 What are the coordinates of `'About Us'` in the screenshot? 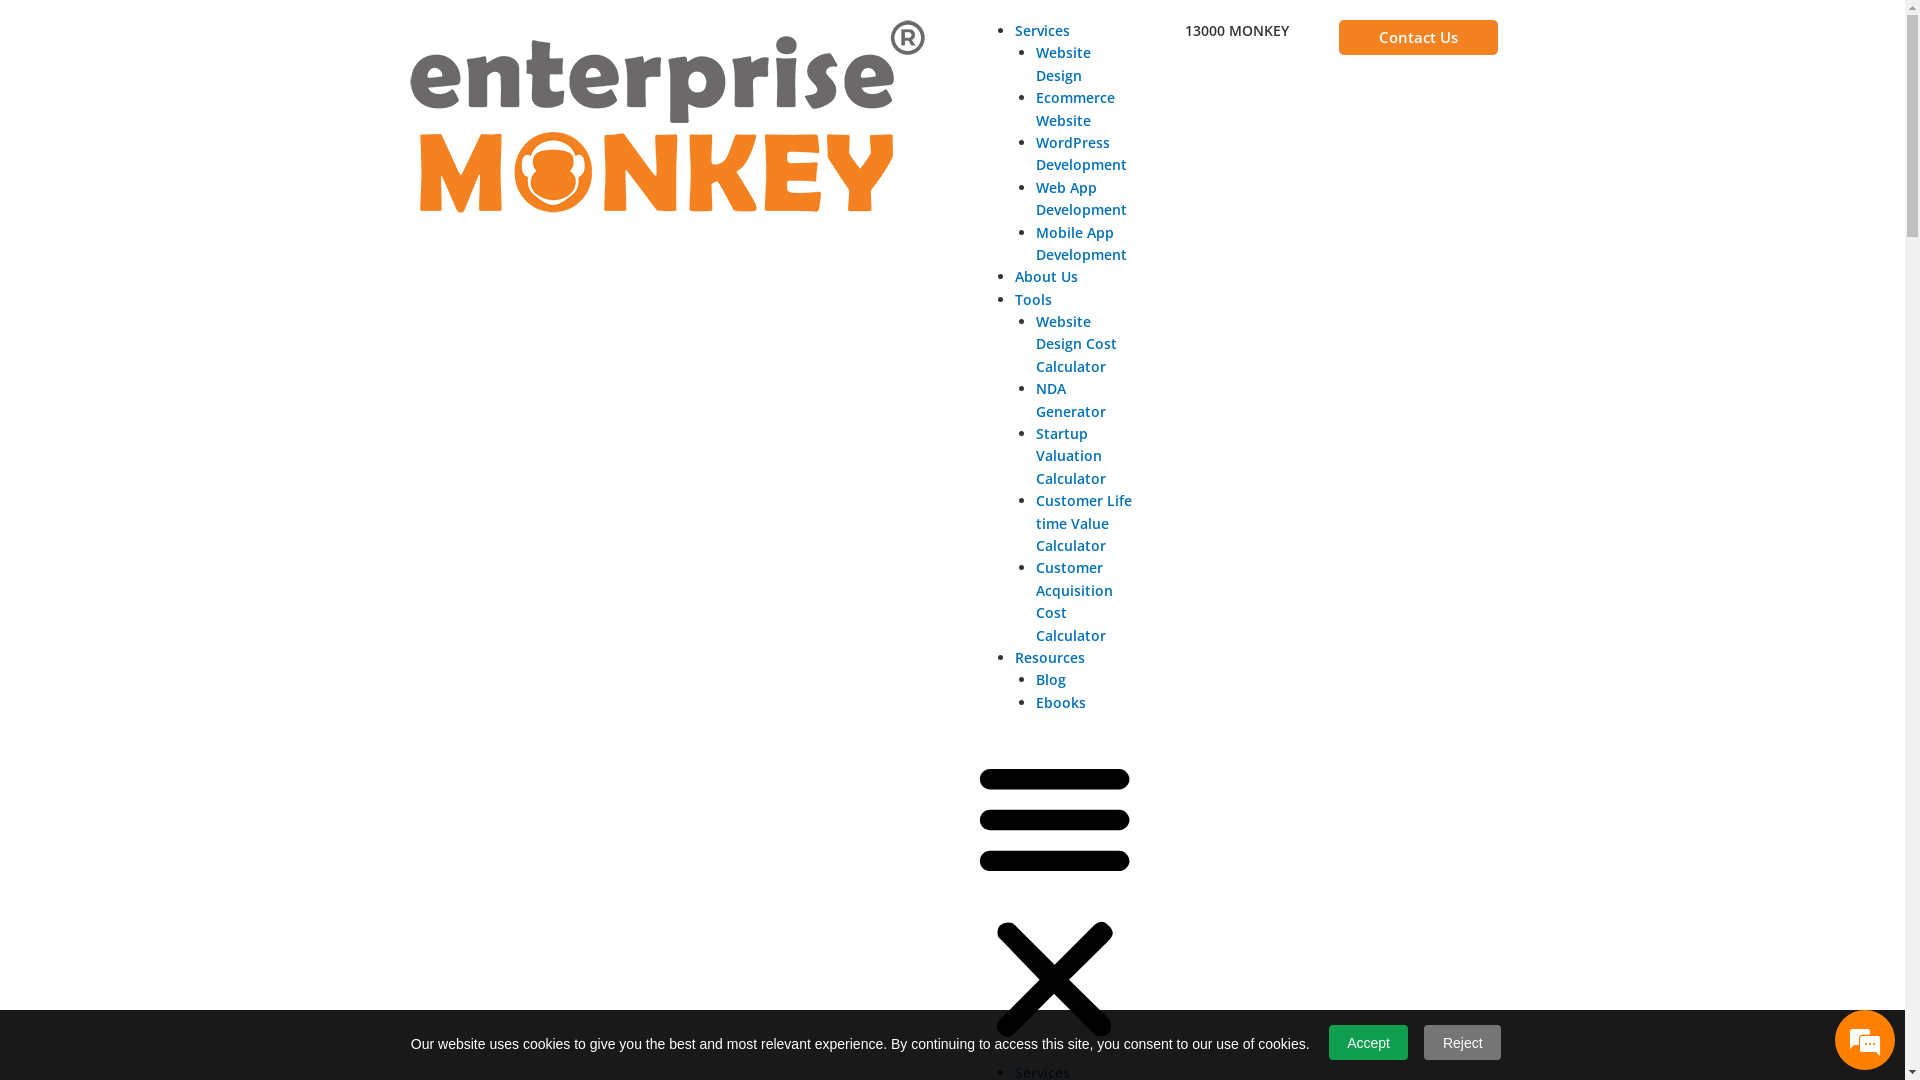 It's located at (1044, 276).